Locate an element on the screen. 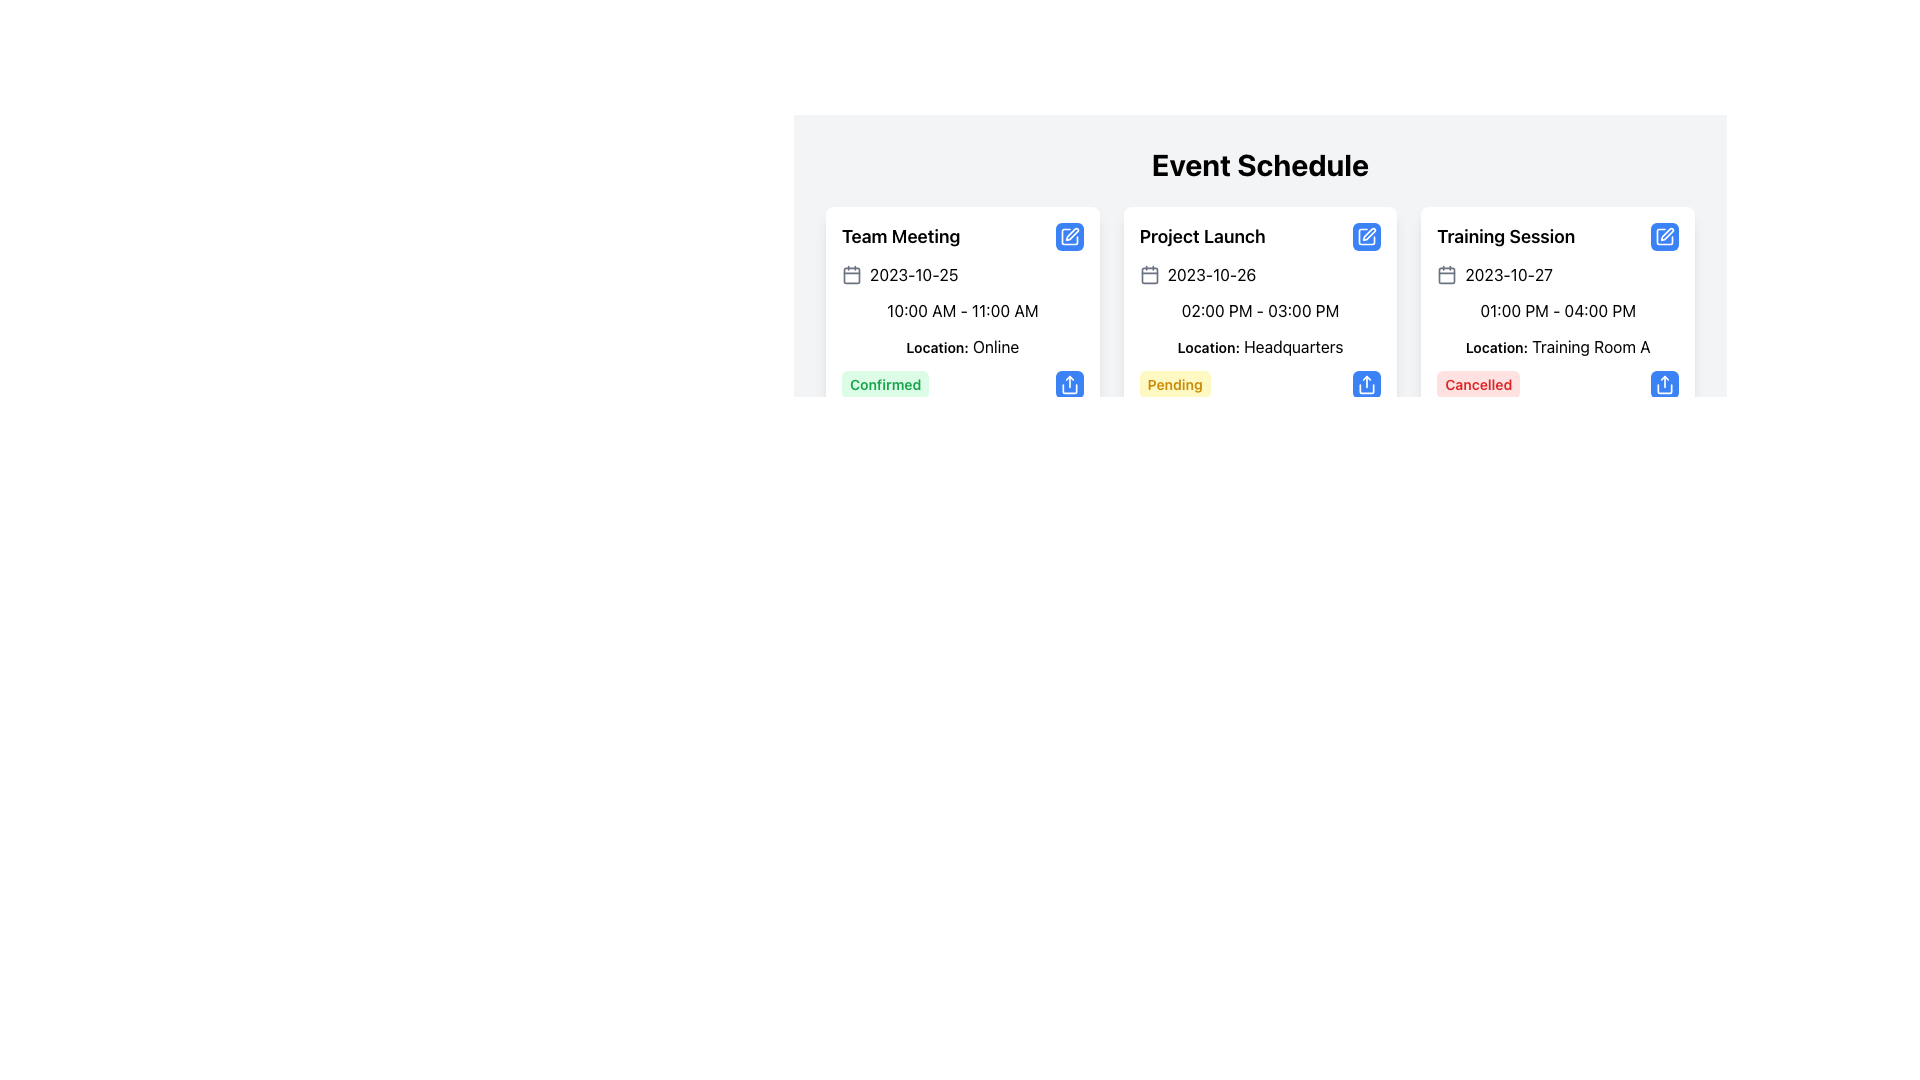 This screenshot has width=1920, height=1080. the date text inside the 'Training Session' card, which is the third card in the 'Event Schedule' section, located to the right of the calendar icon graphic is located at coordinates (1509, 274).